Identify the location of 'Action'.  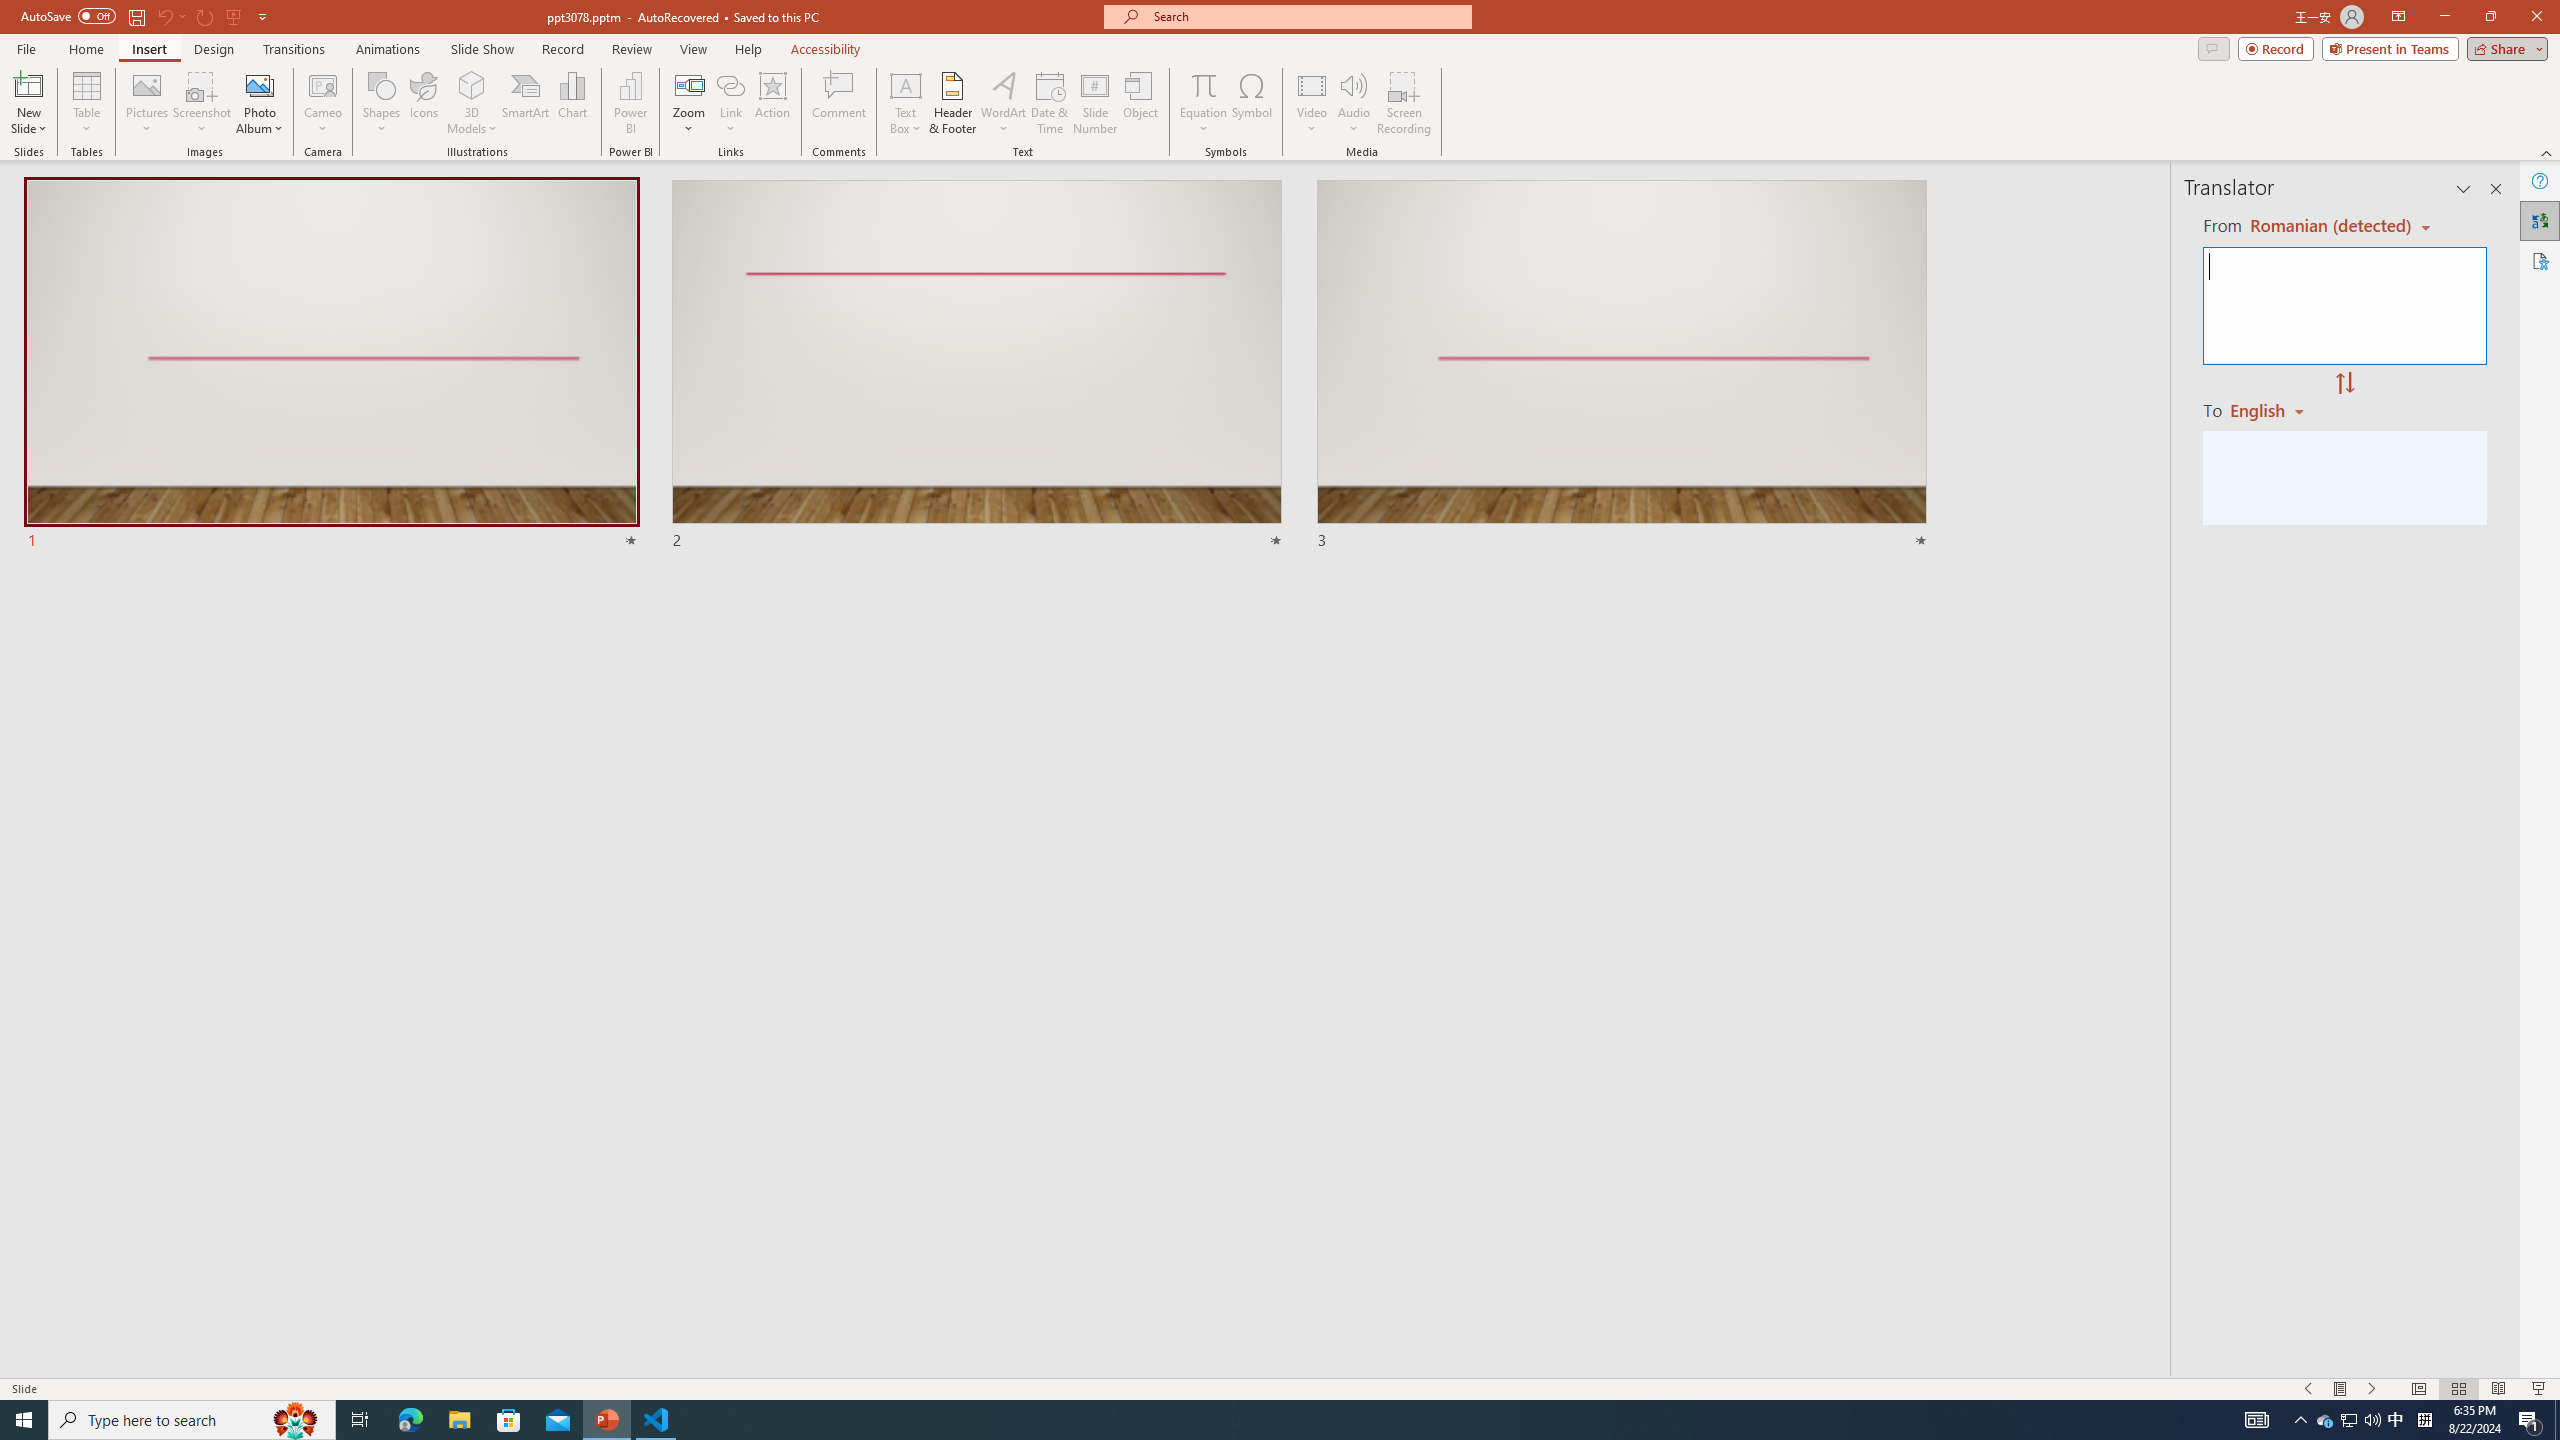
(773, 103).